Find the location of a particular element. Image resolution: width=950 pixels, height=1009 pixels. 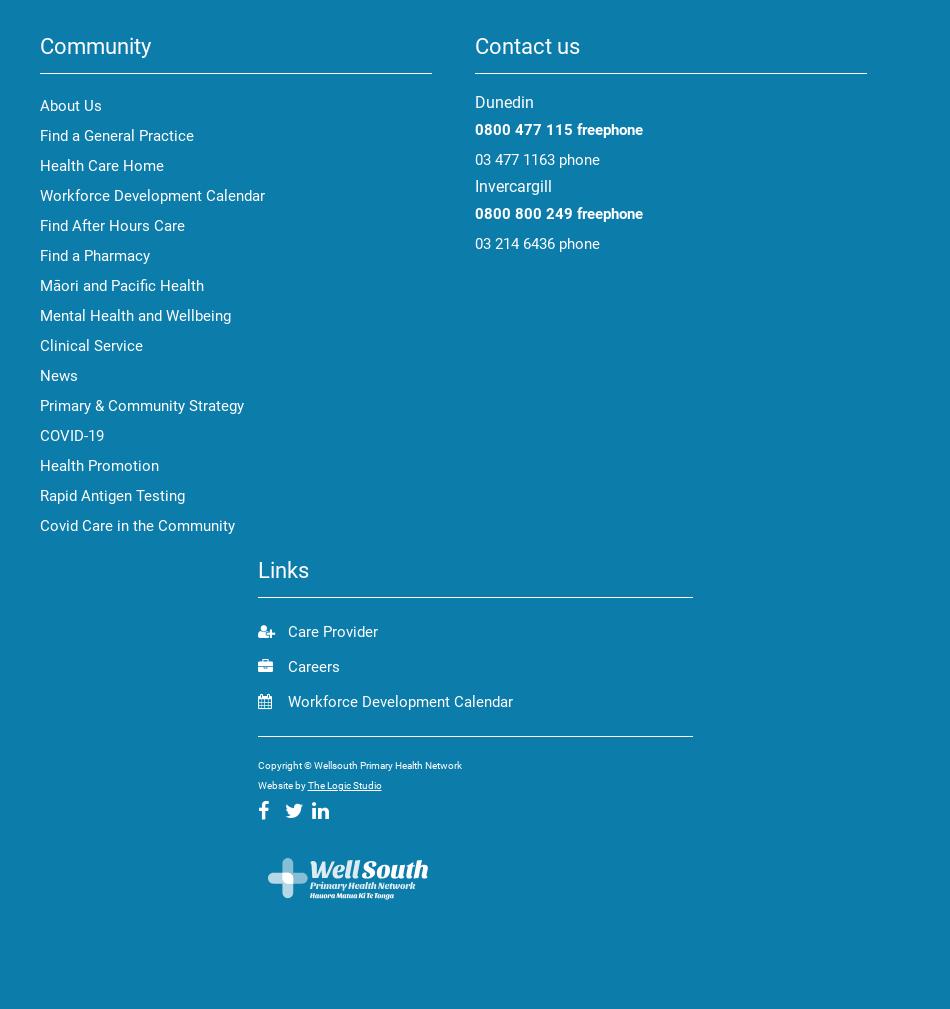

'03 214 6436 phone' is located at coordinates (537, 242).